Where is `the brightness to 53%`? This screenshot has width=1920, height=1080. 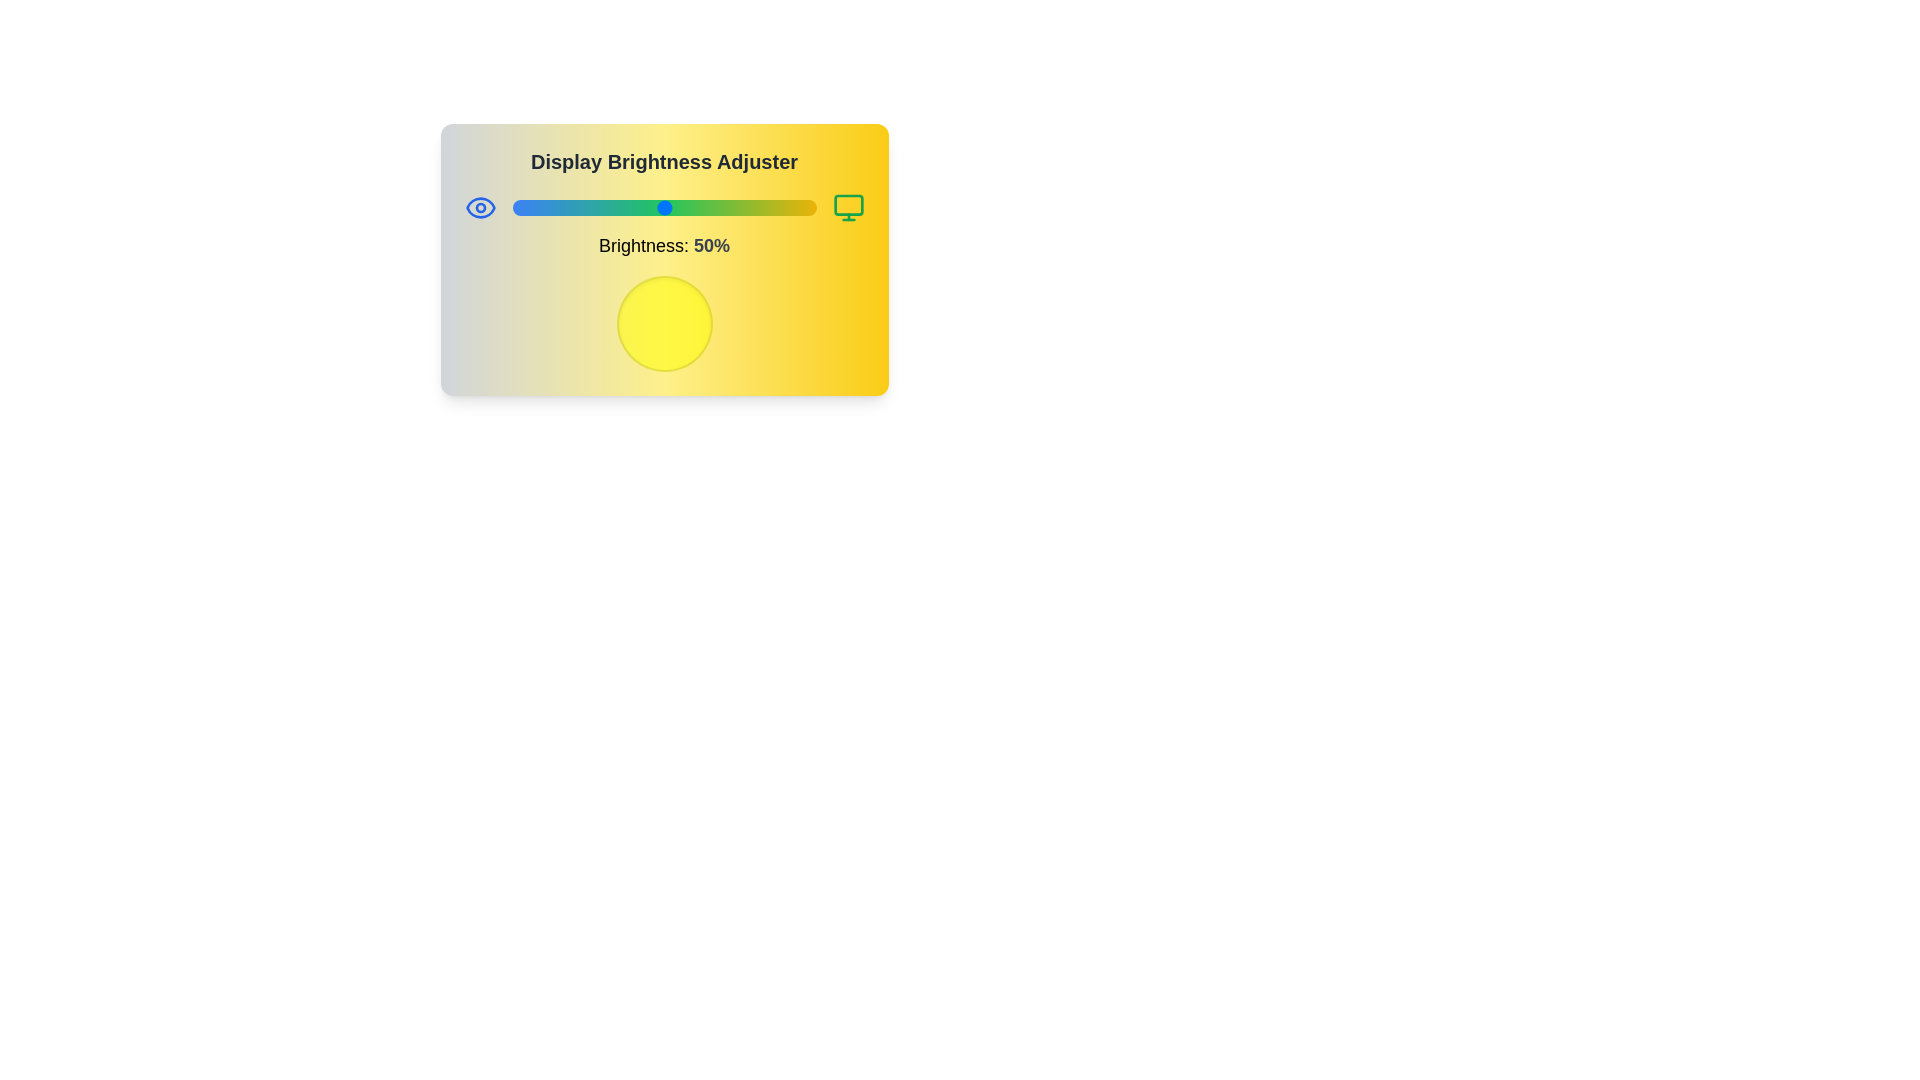
the brightness to 53% is located at coordinates (673, 208).